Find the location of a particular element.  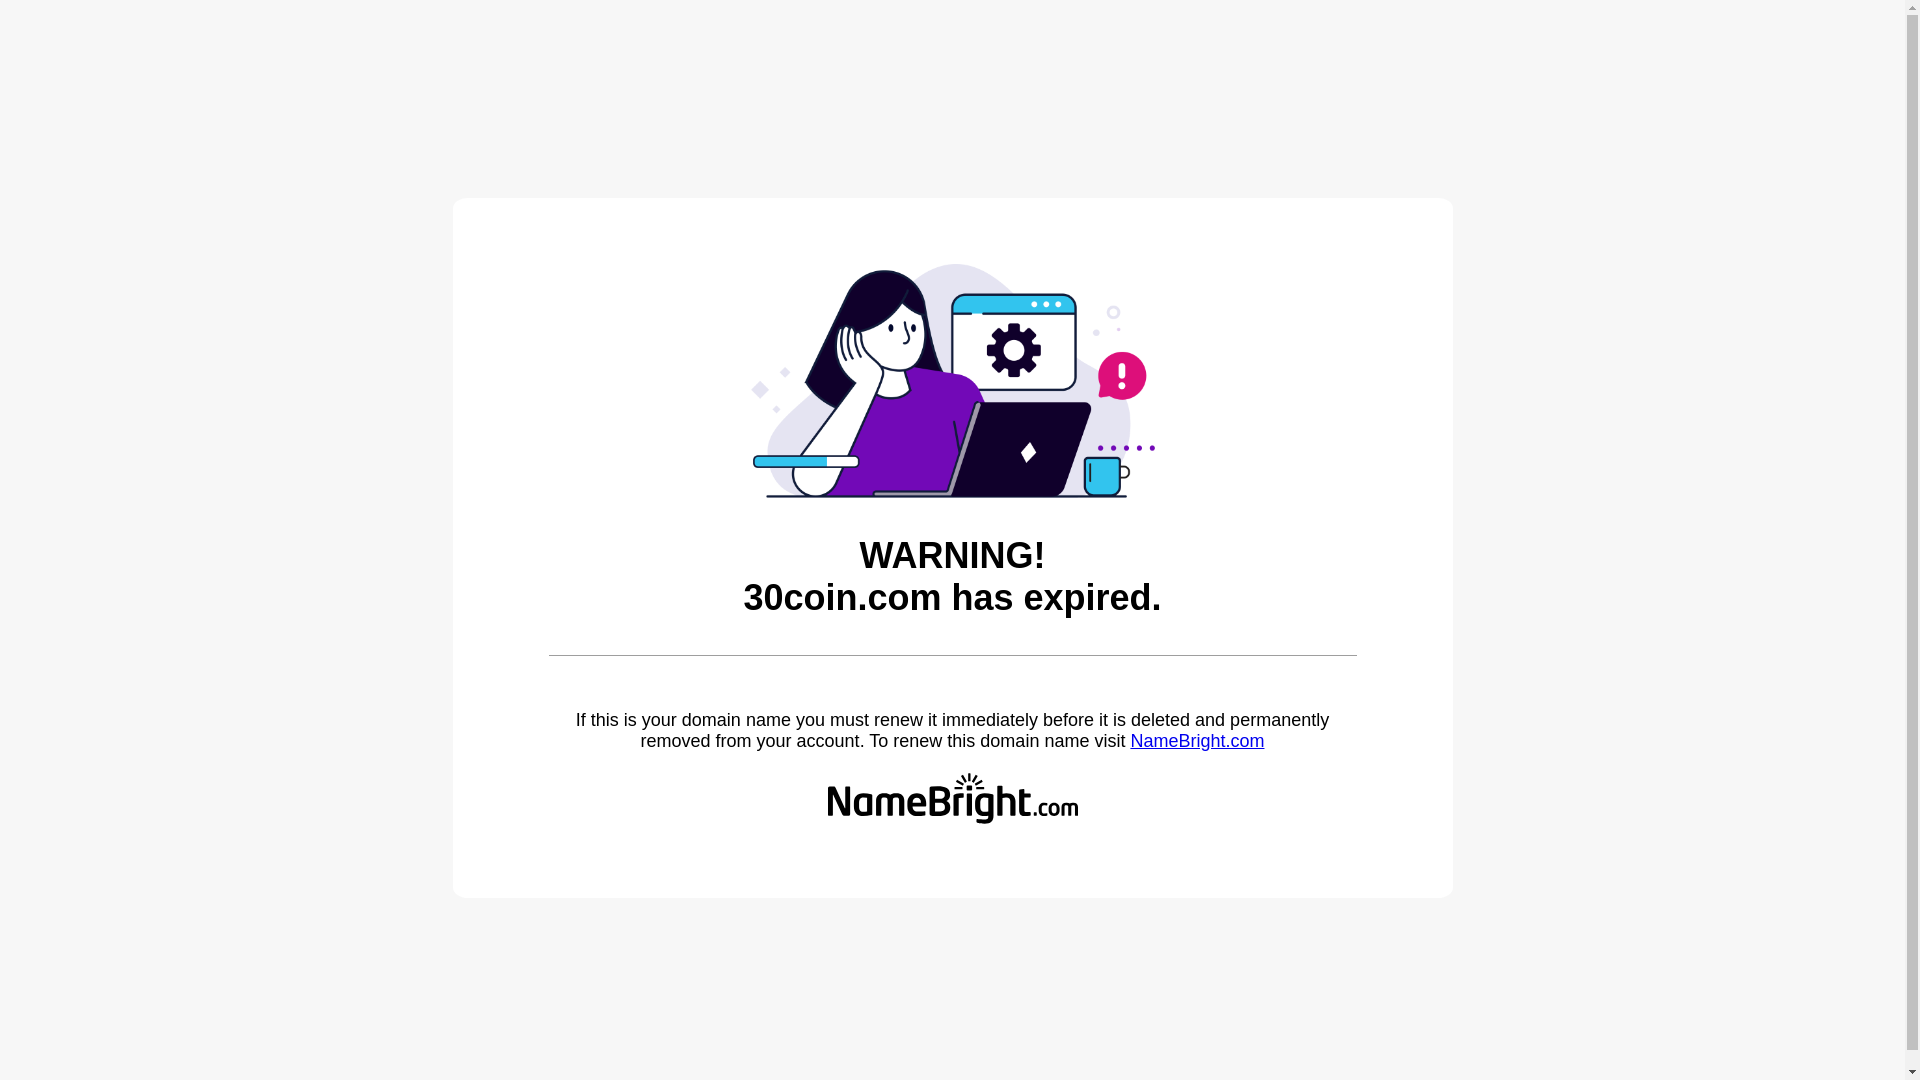

'NameBright.com' is located at coordinates (1196, 740).